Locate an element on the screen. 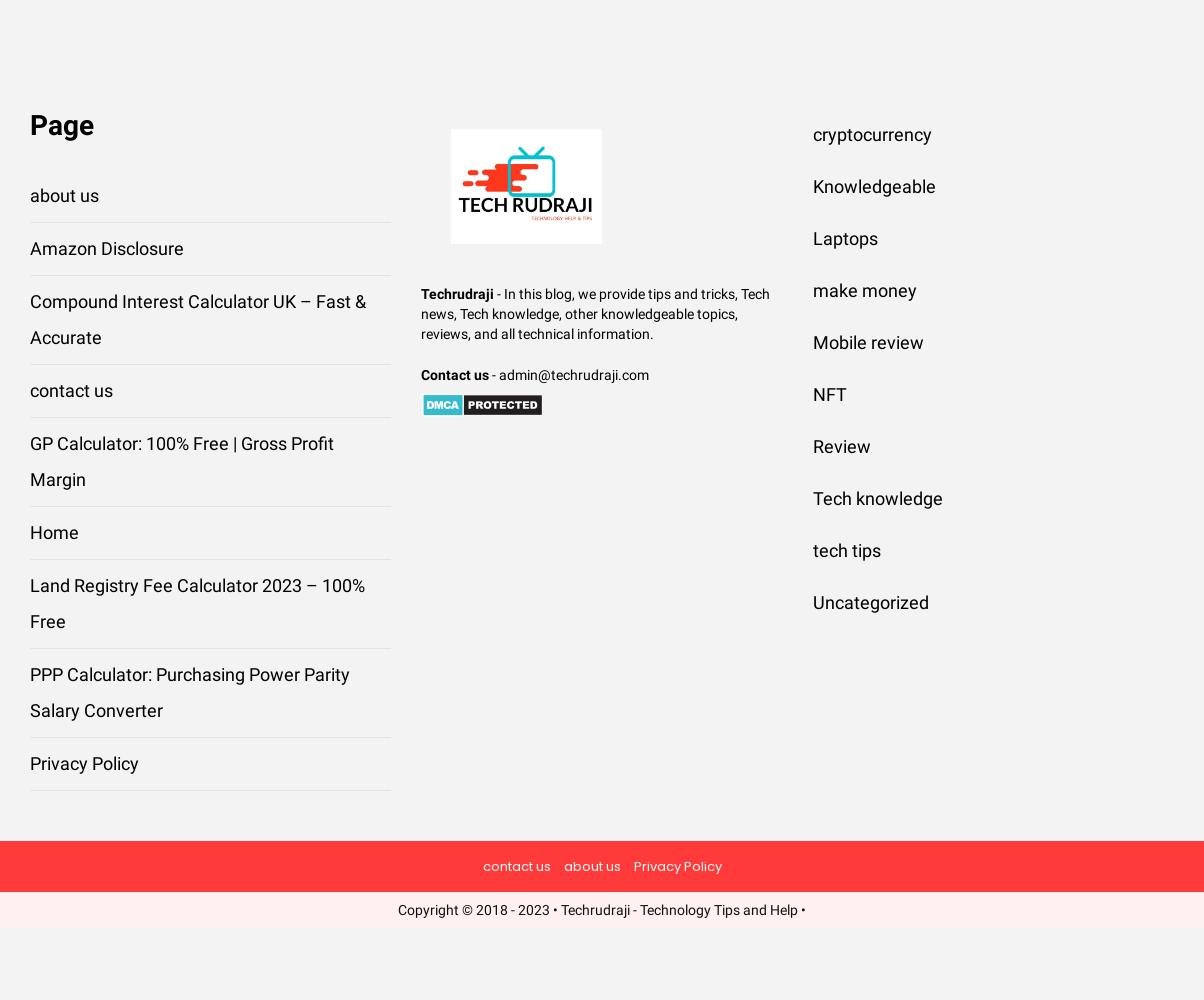  'PPP Calculator: Purchasing Power Parity Salary Converter' is located at coordinates (189, 691).